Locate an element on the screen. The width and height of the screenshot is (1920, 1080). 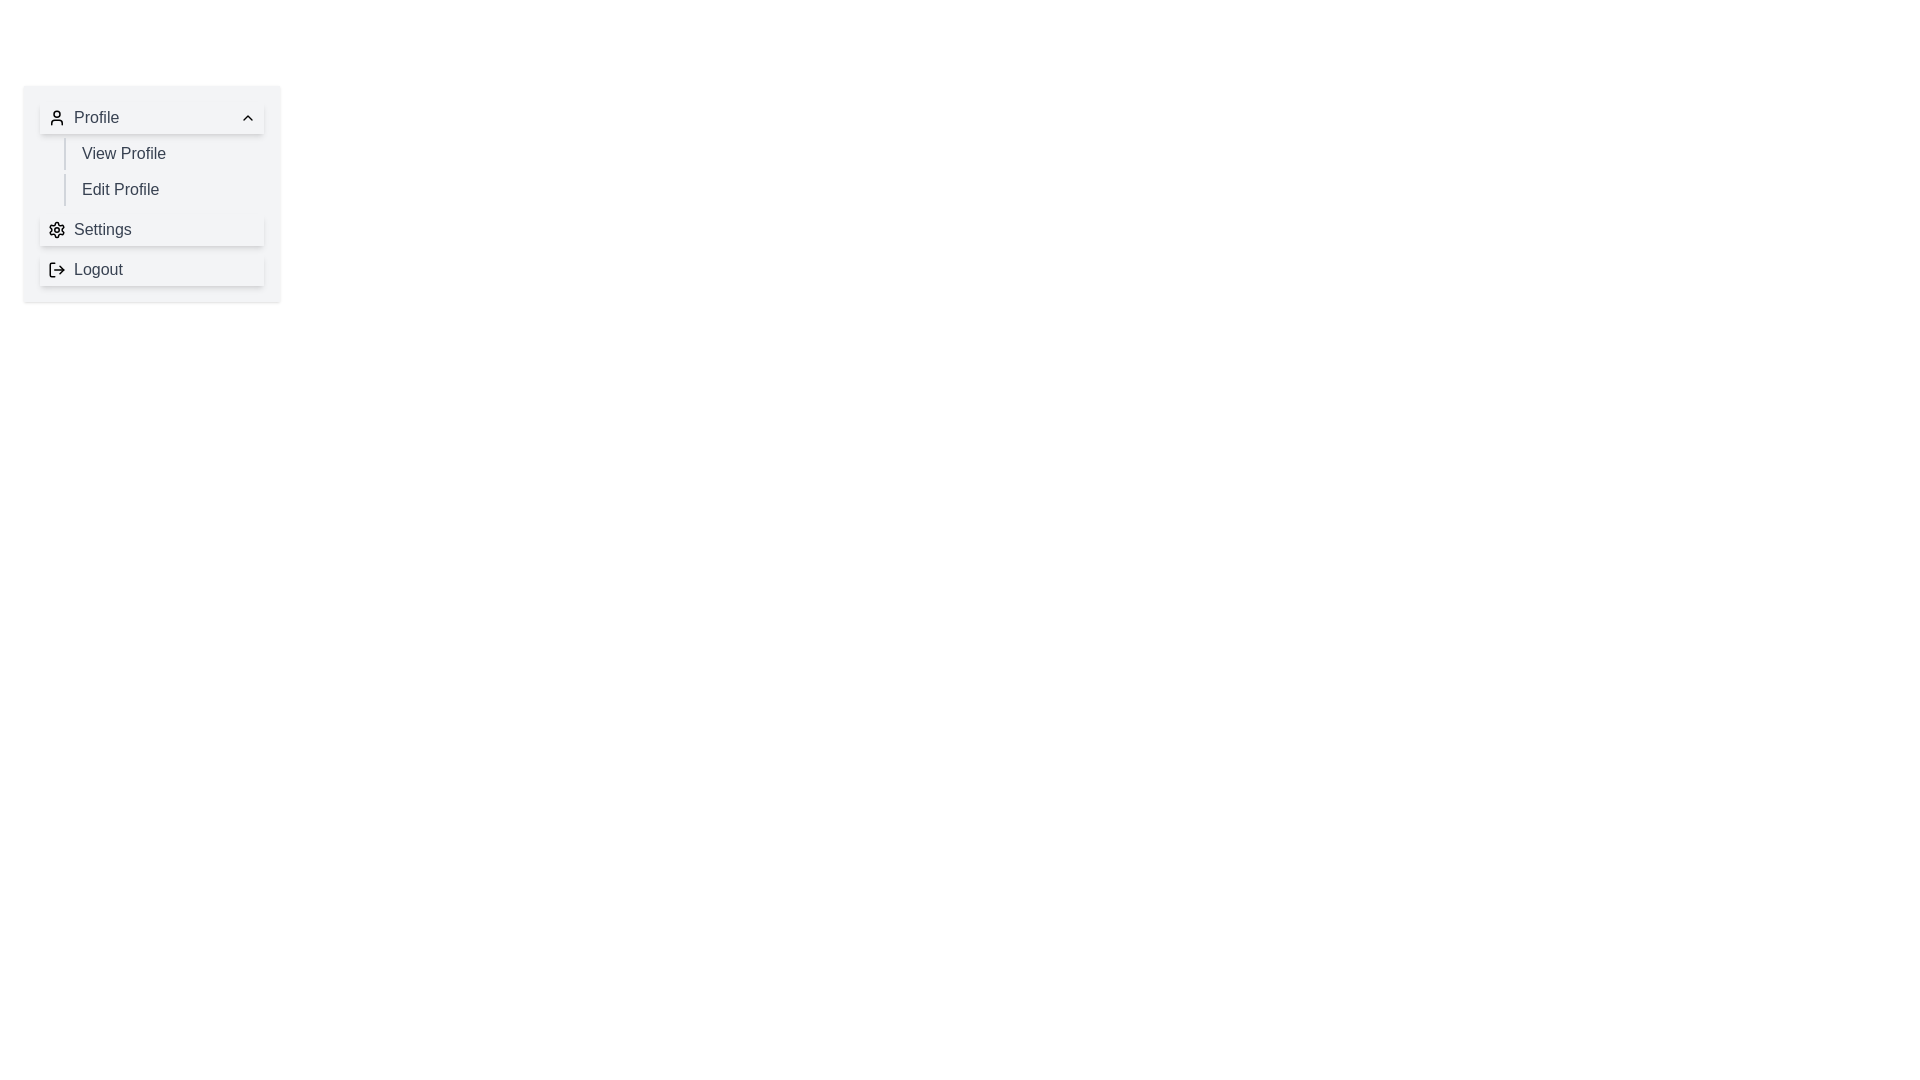
the settings icon located to the left of the 'Settings' text in the vertical menu under the 'Profile' section is located at coordinates (57, 229).